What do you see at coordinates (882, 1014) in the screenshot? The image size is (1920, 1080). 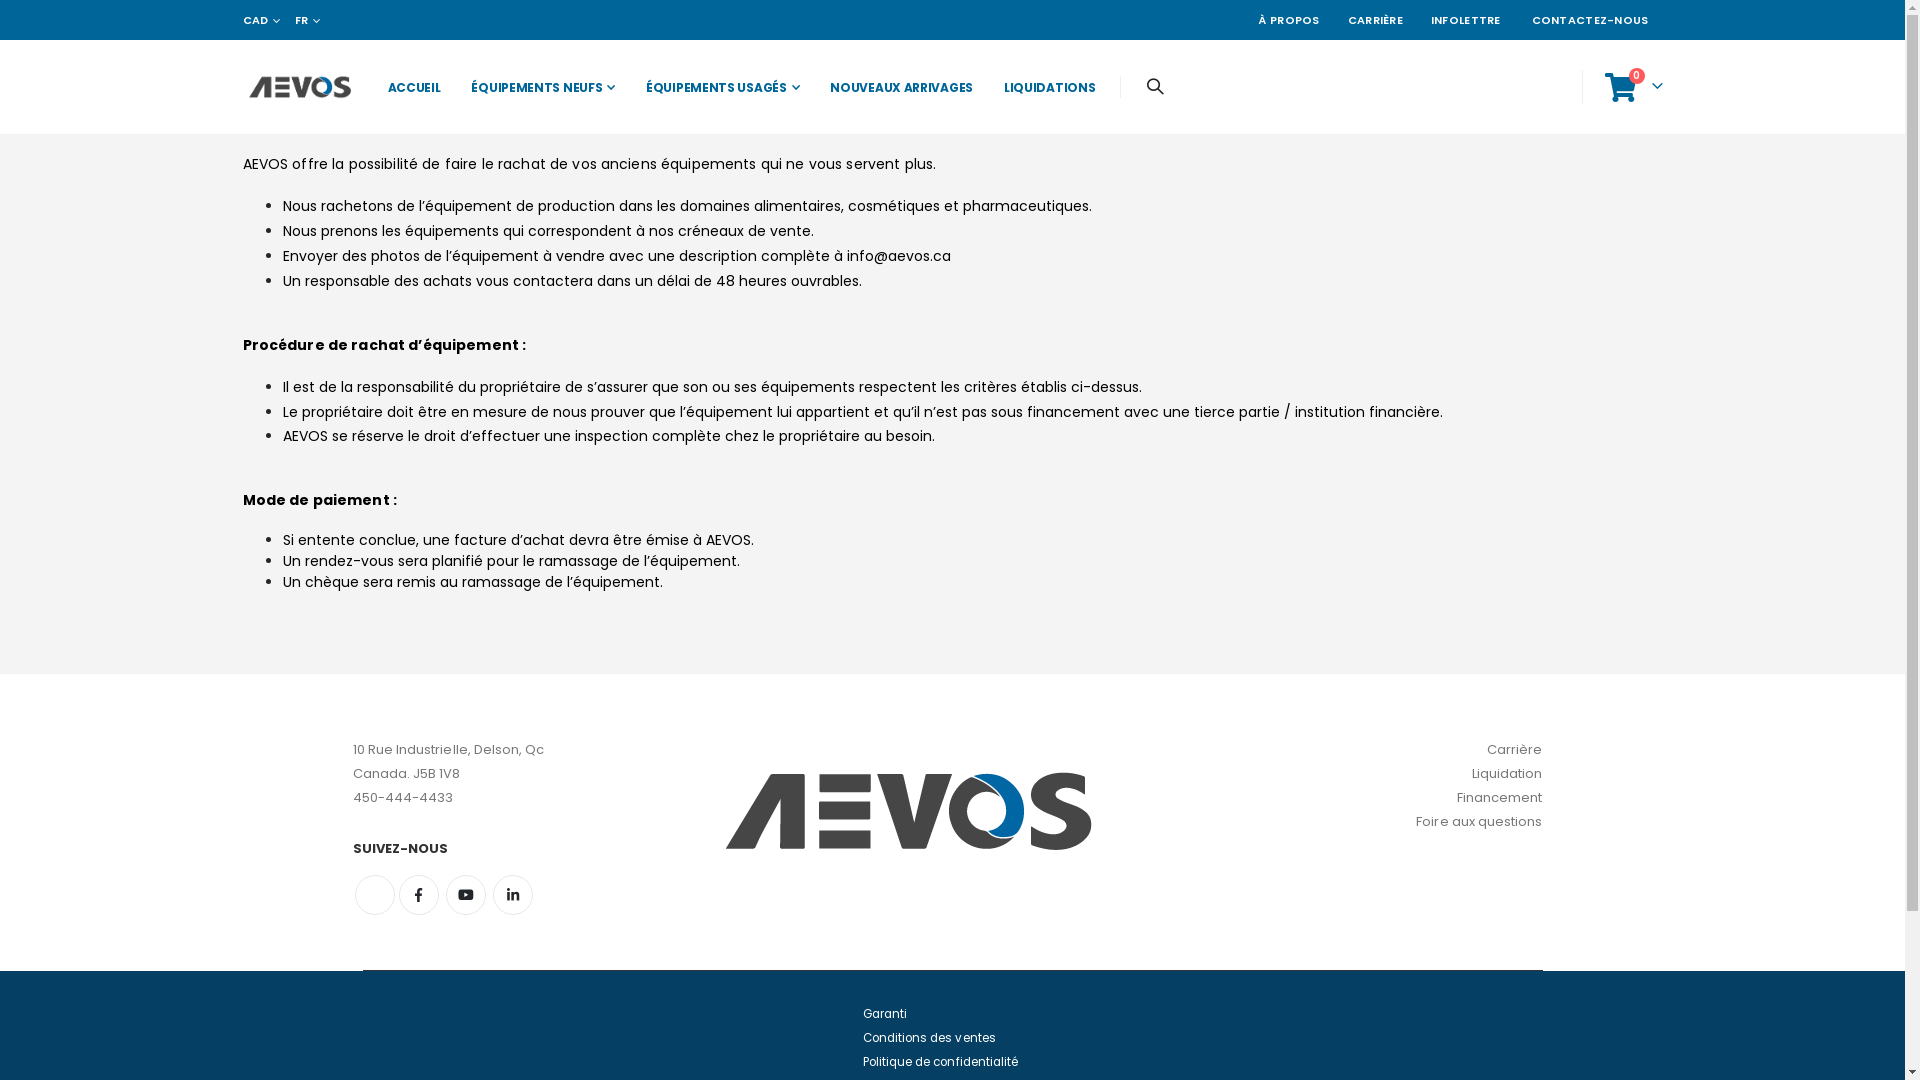 I see `'Garanti'` at bounding box center [882, 1014].